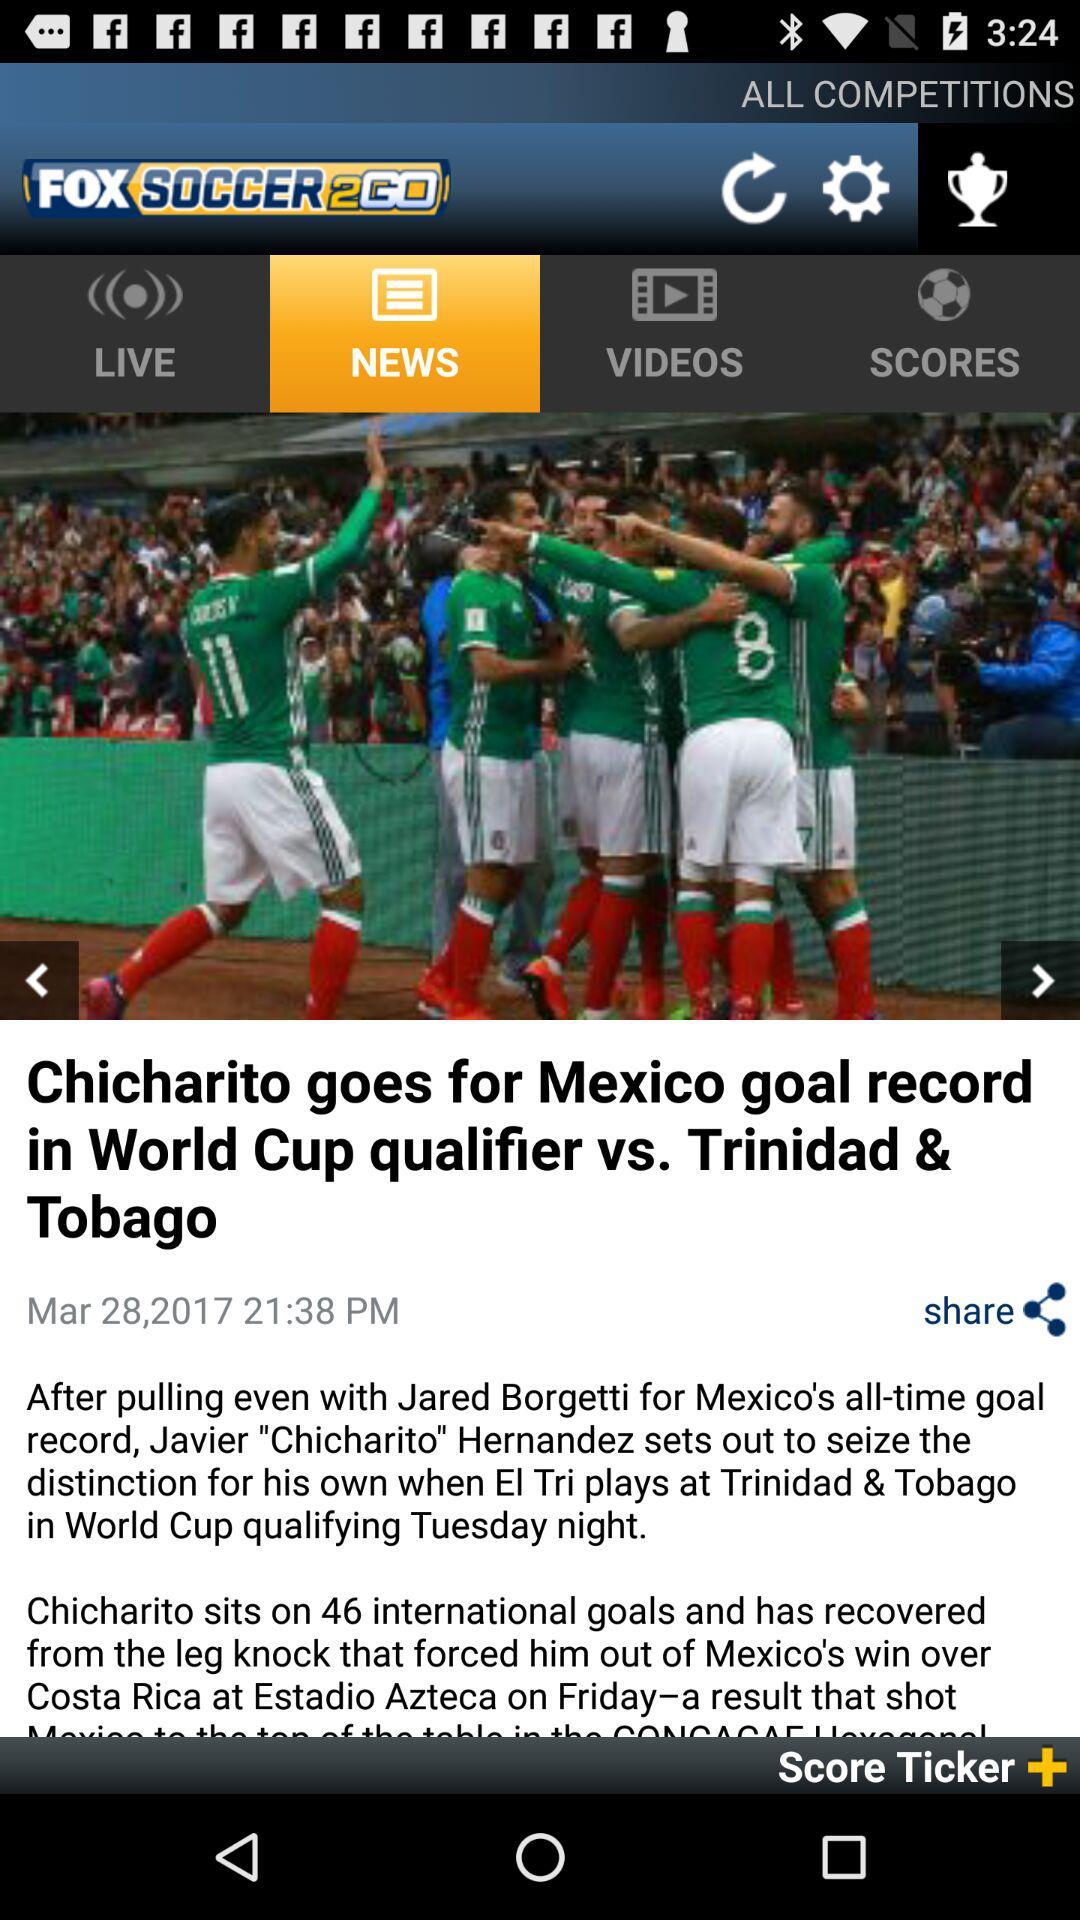 This screenshot has width=1080, height=1920. What do you see at coordinates (540, 1553) in the screenshot?
I see `icon above score ticker app` at bounding box center [540, 1553].